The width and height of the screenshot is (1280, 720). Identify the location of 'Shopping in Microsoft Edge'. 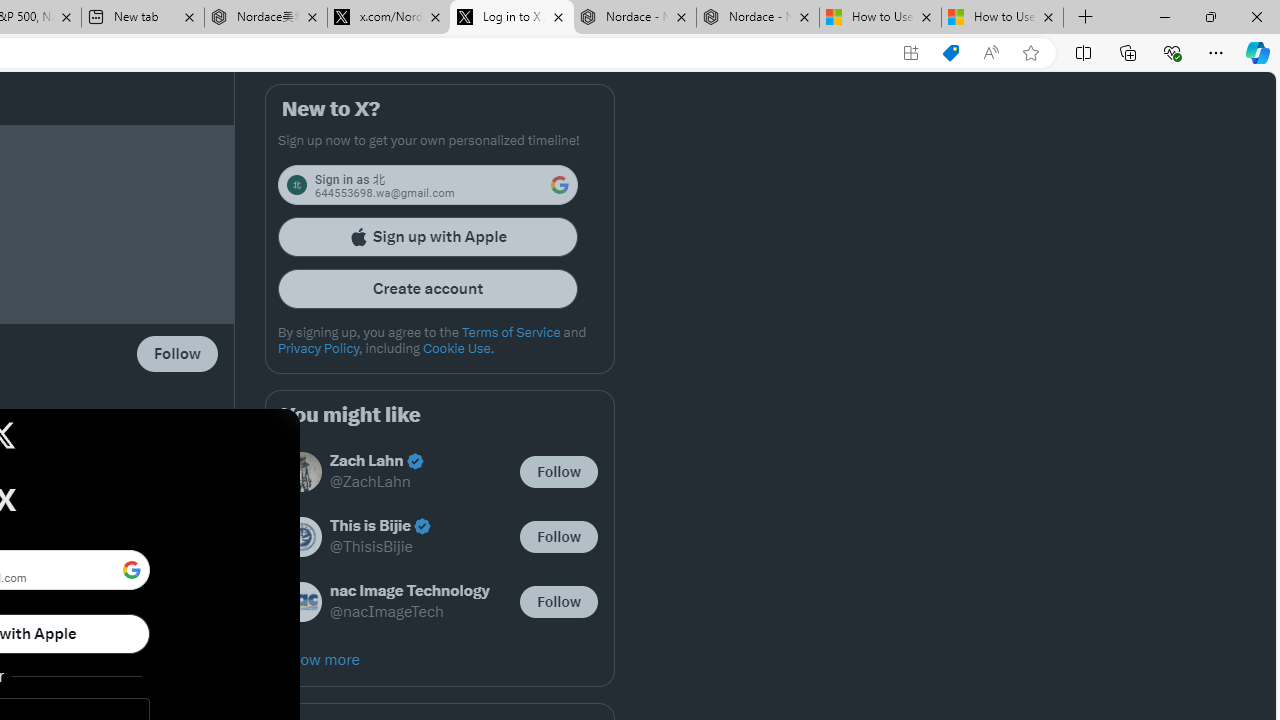
(950, 52).